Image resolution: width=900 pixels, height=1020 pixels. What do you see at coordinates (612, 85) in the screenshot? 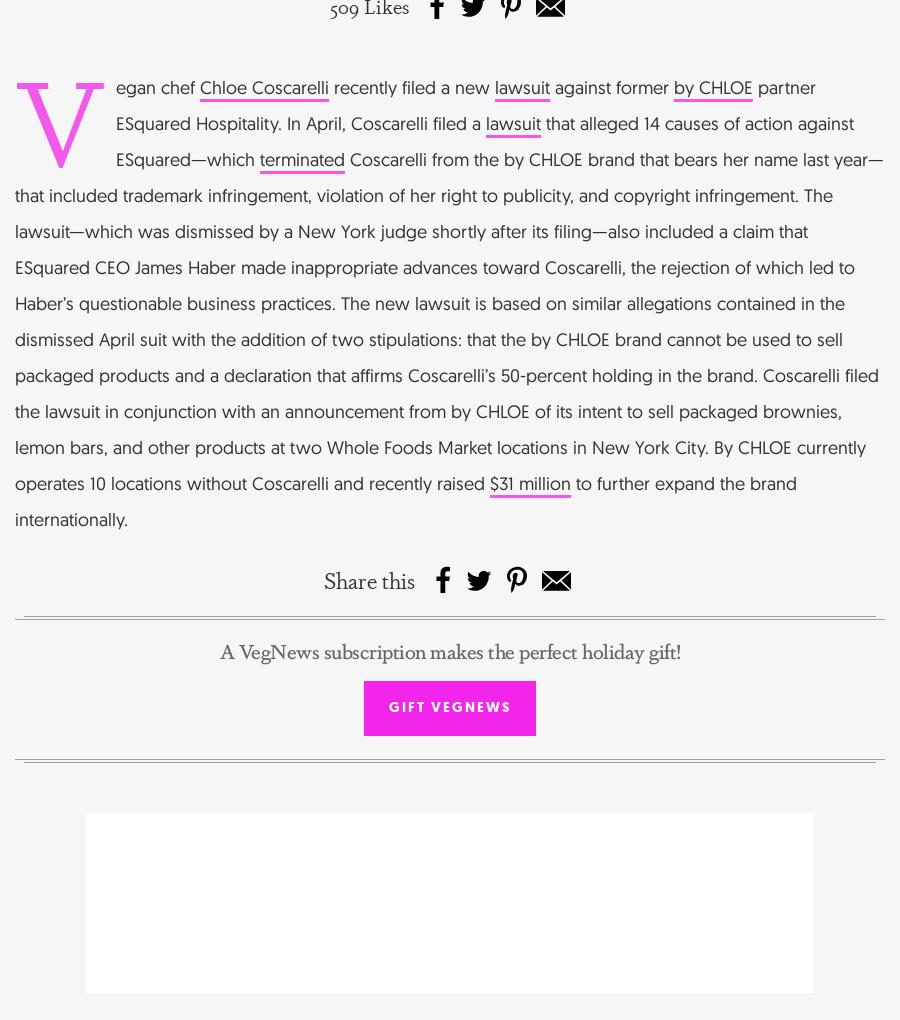
I see `'against former'` at bounding box center [612, 85].